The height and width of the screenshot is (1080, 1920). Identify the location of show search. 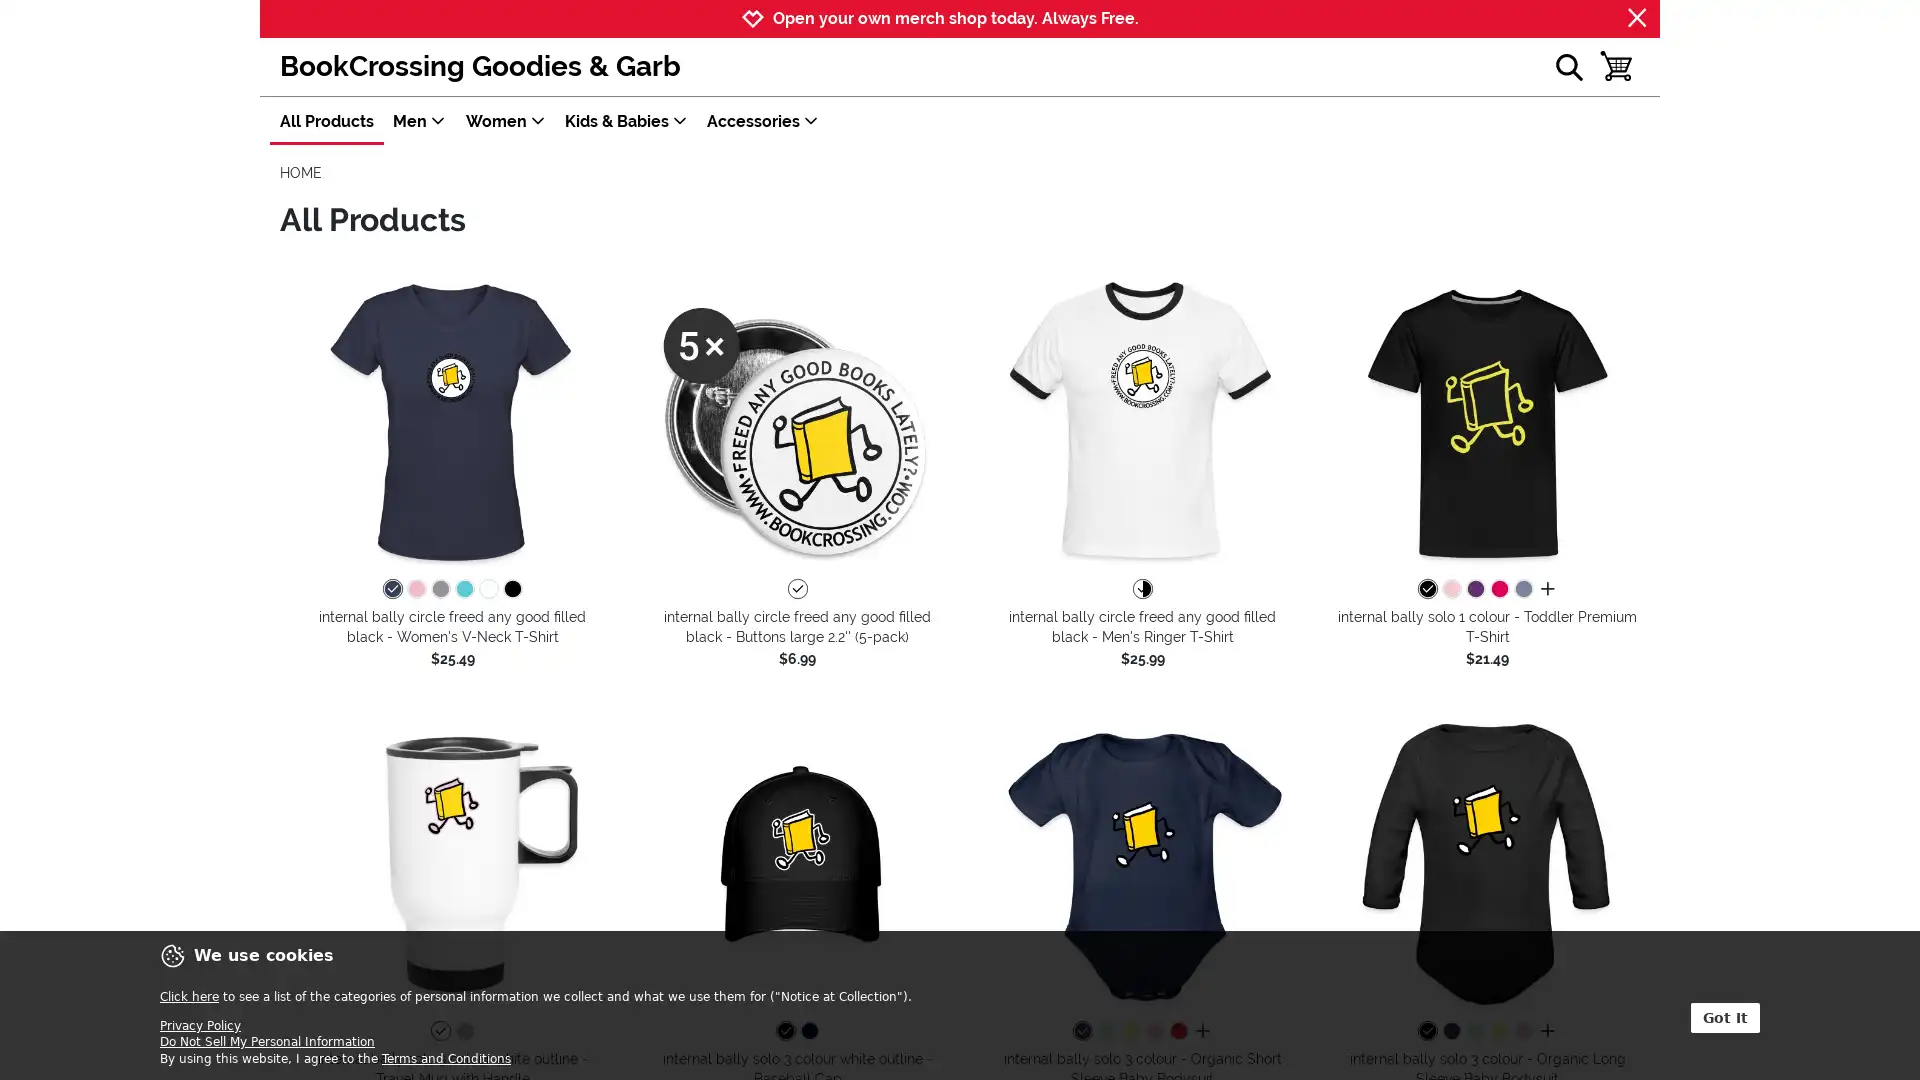
(1567, 65).